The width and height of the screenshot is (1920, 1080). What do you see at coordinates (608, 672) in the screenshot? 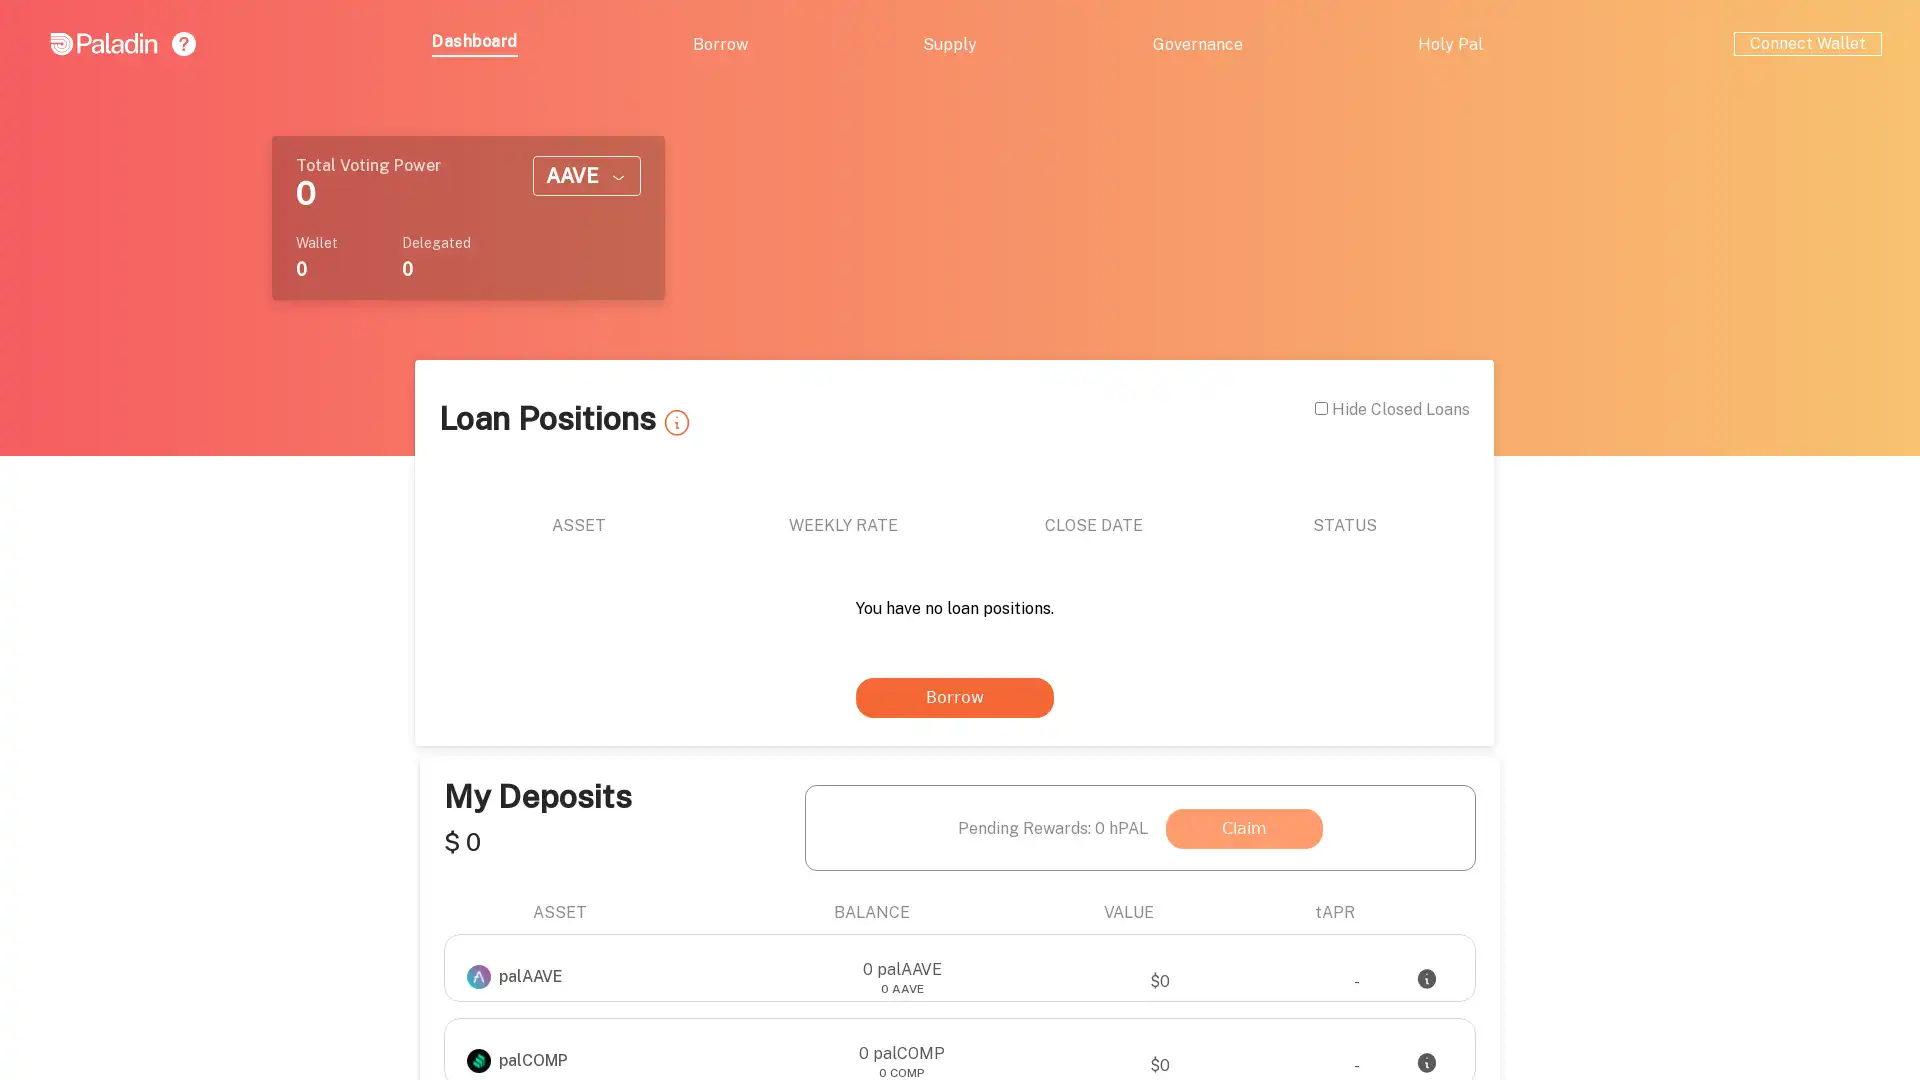
I see `Borrow` at bounding box center [608, 672].